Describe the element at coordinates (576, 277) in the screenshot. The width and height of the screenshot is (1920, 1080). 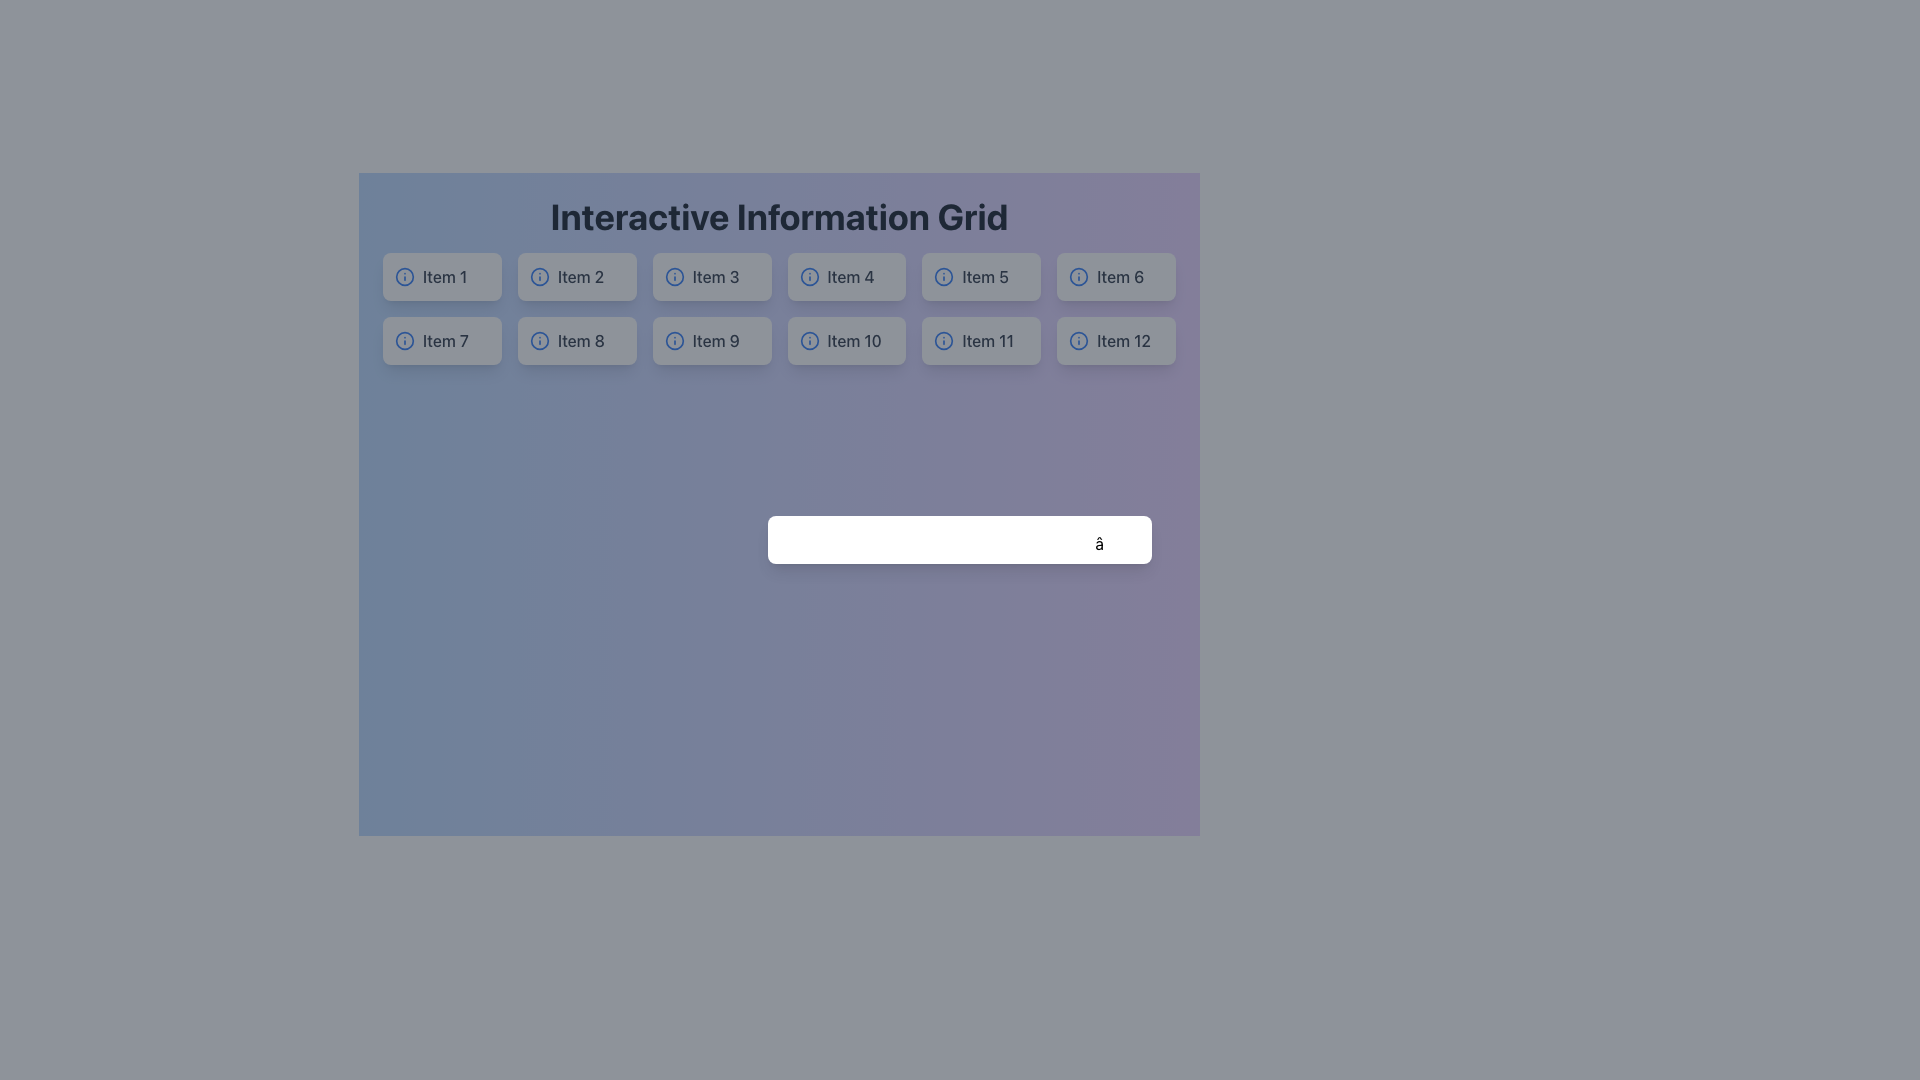
I see `the interactive button related to 'Item 2'` at that location.